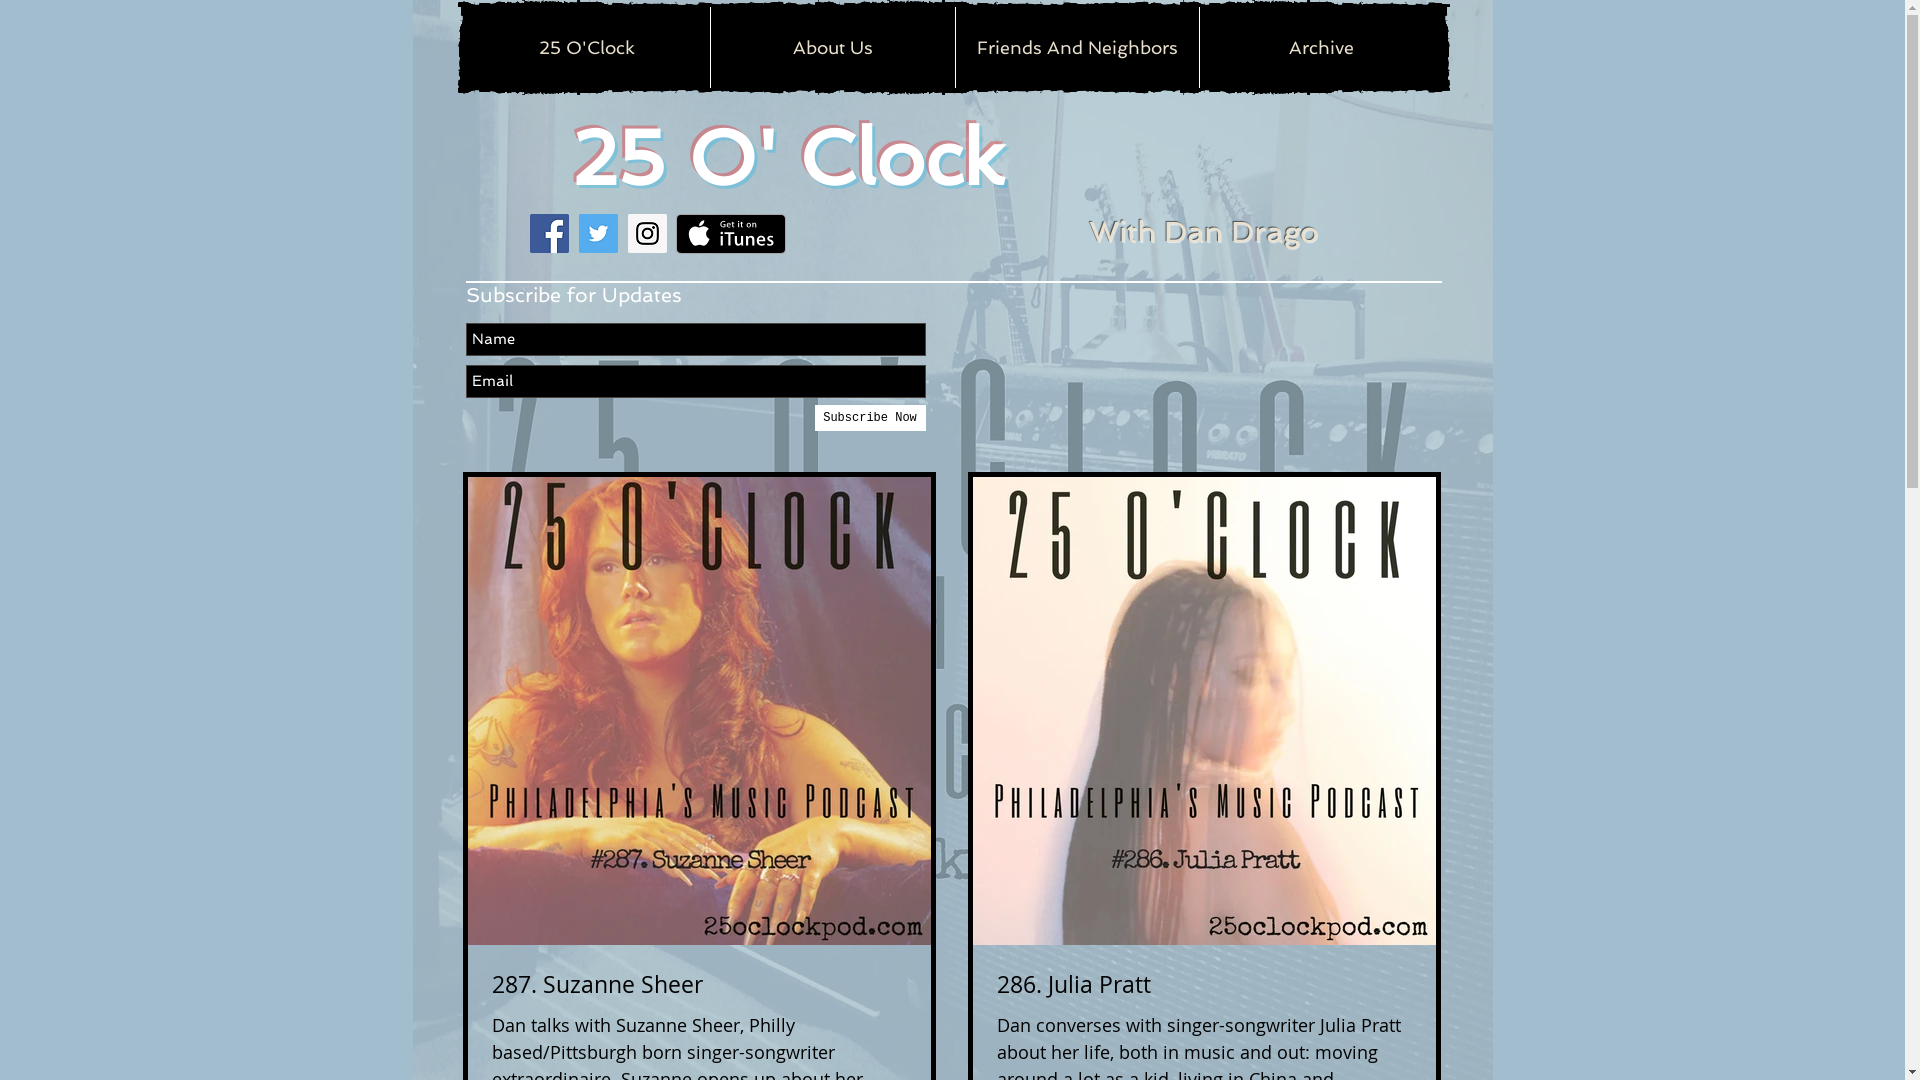 Image resolution: width=1920 pixels, height=1080 pixels. Describe the element at coordinates (1198, 46) in the screenshot. I see `'Archive'` at that location.